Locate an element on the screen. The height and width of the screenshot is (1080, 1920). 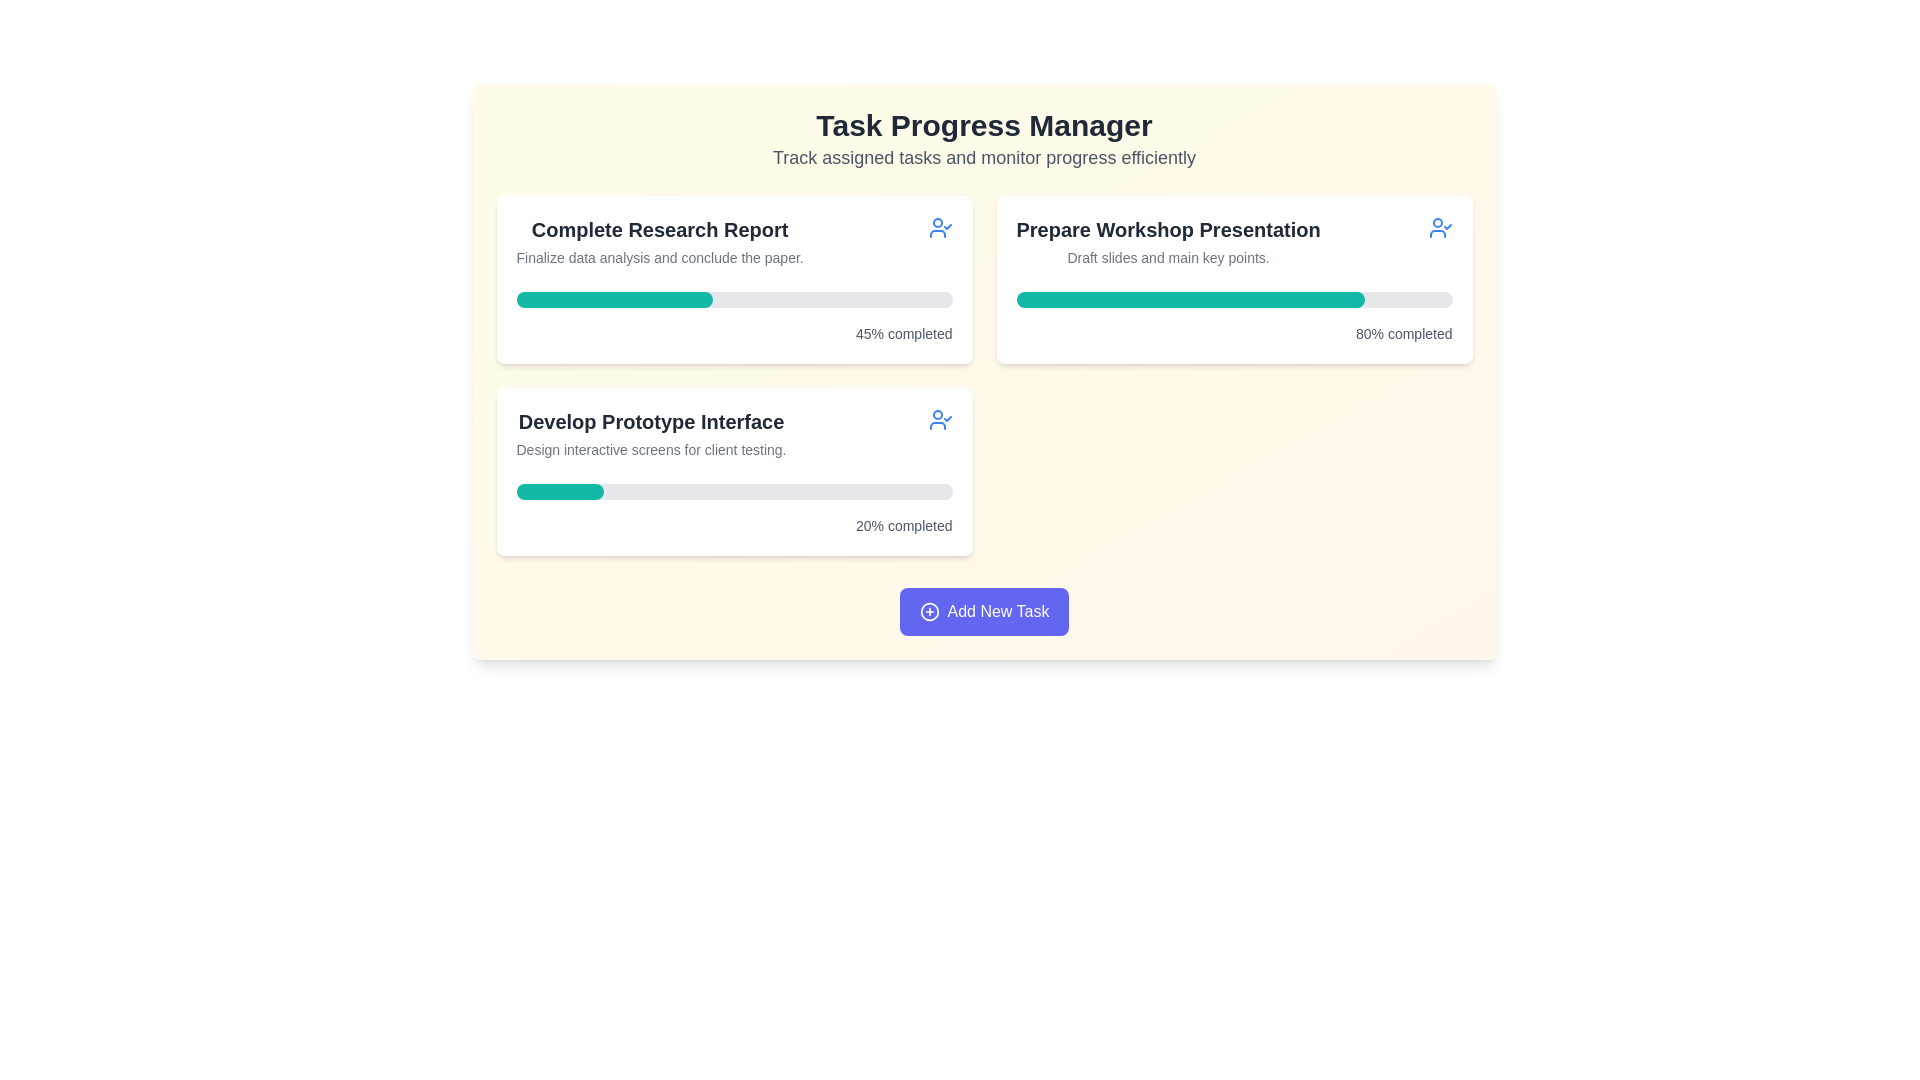
text label that displays 'Track assigned tasks and monitor progress efficiently', which is styled in gray and positioned below the title 'Task Progress Manager' is located at coordinates (984, 157).